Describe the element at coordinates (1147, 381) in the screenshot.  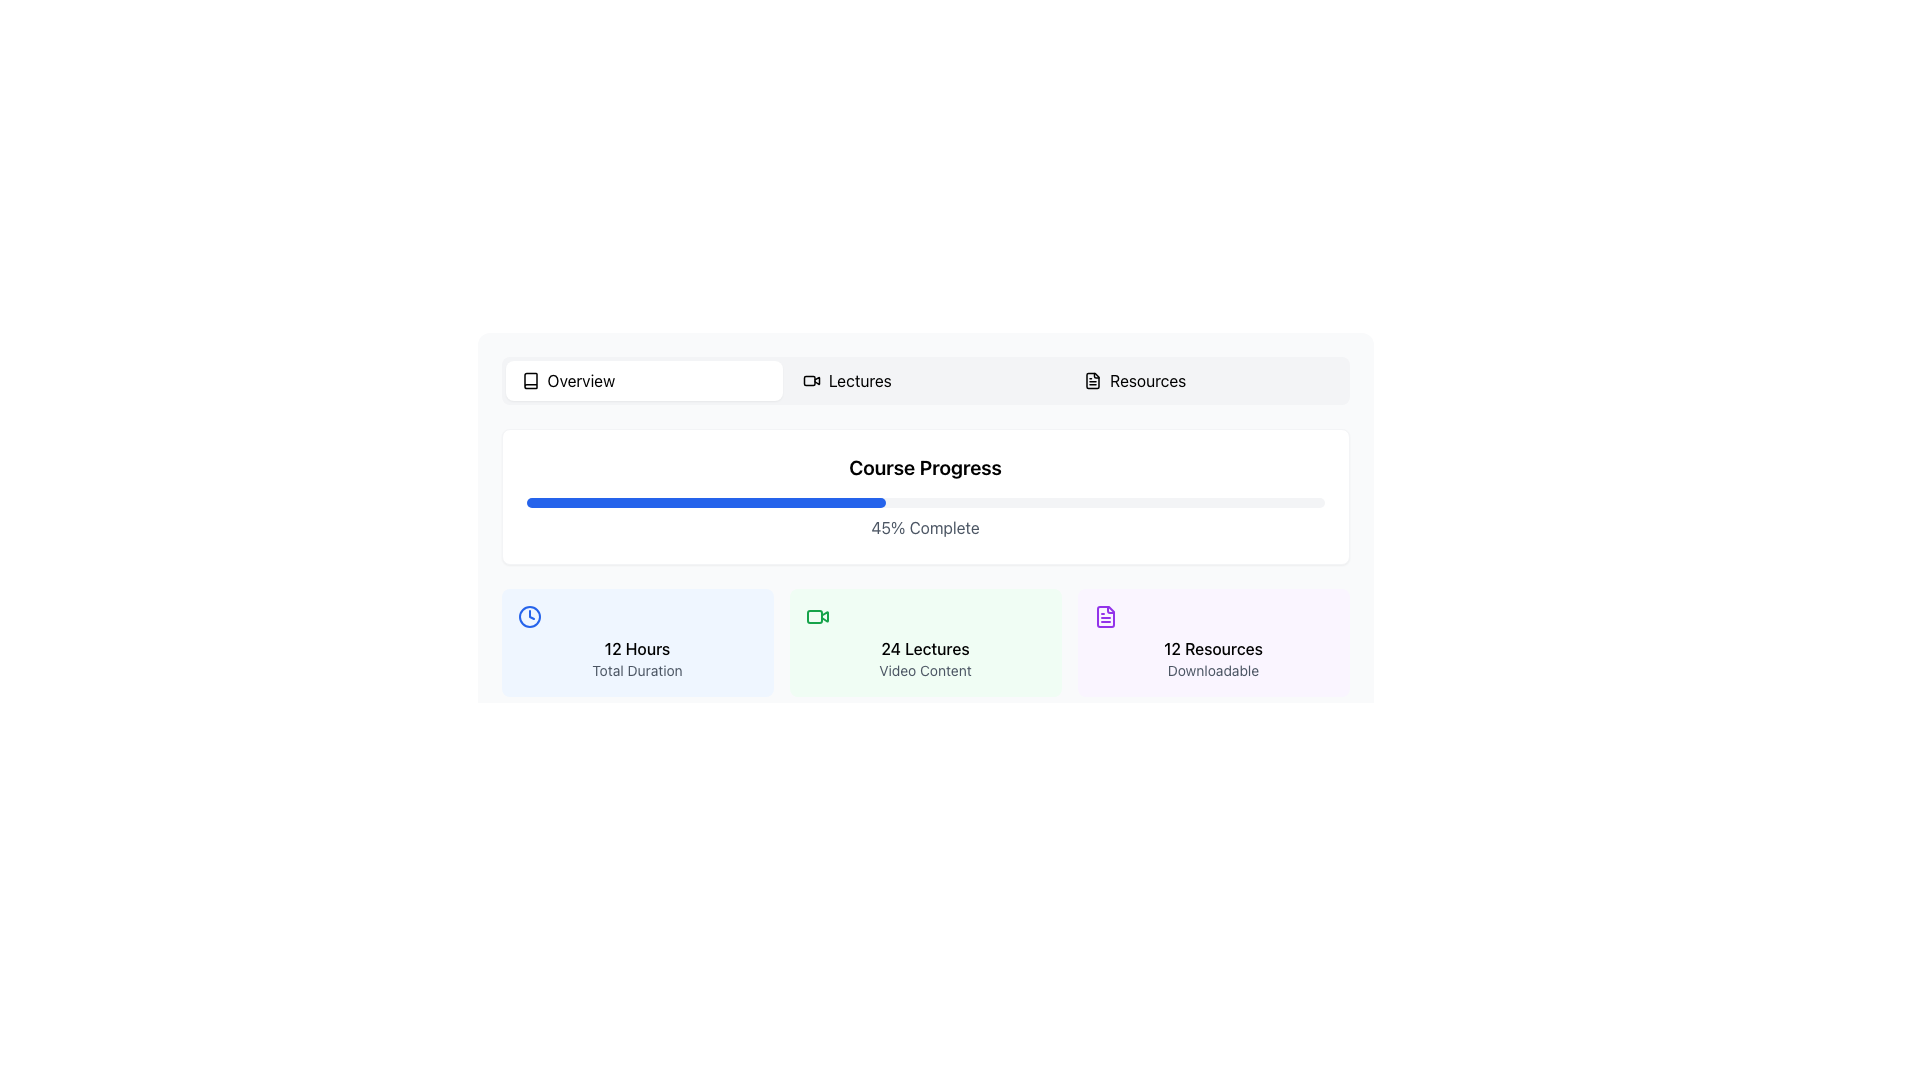
I see `the 'Resources' text label in the upper navigation menu` at that location.